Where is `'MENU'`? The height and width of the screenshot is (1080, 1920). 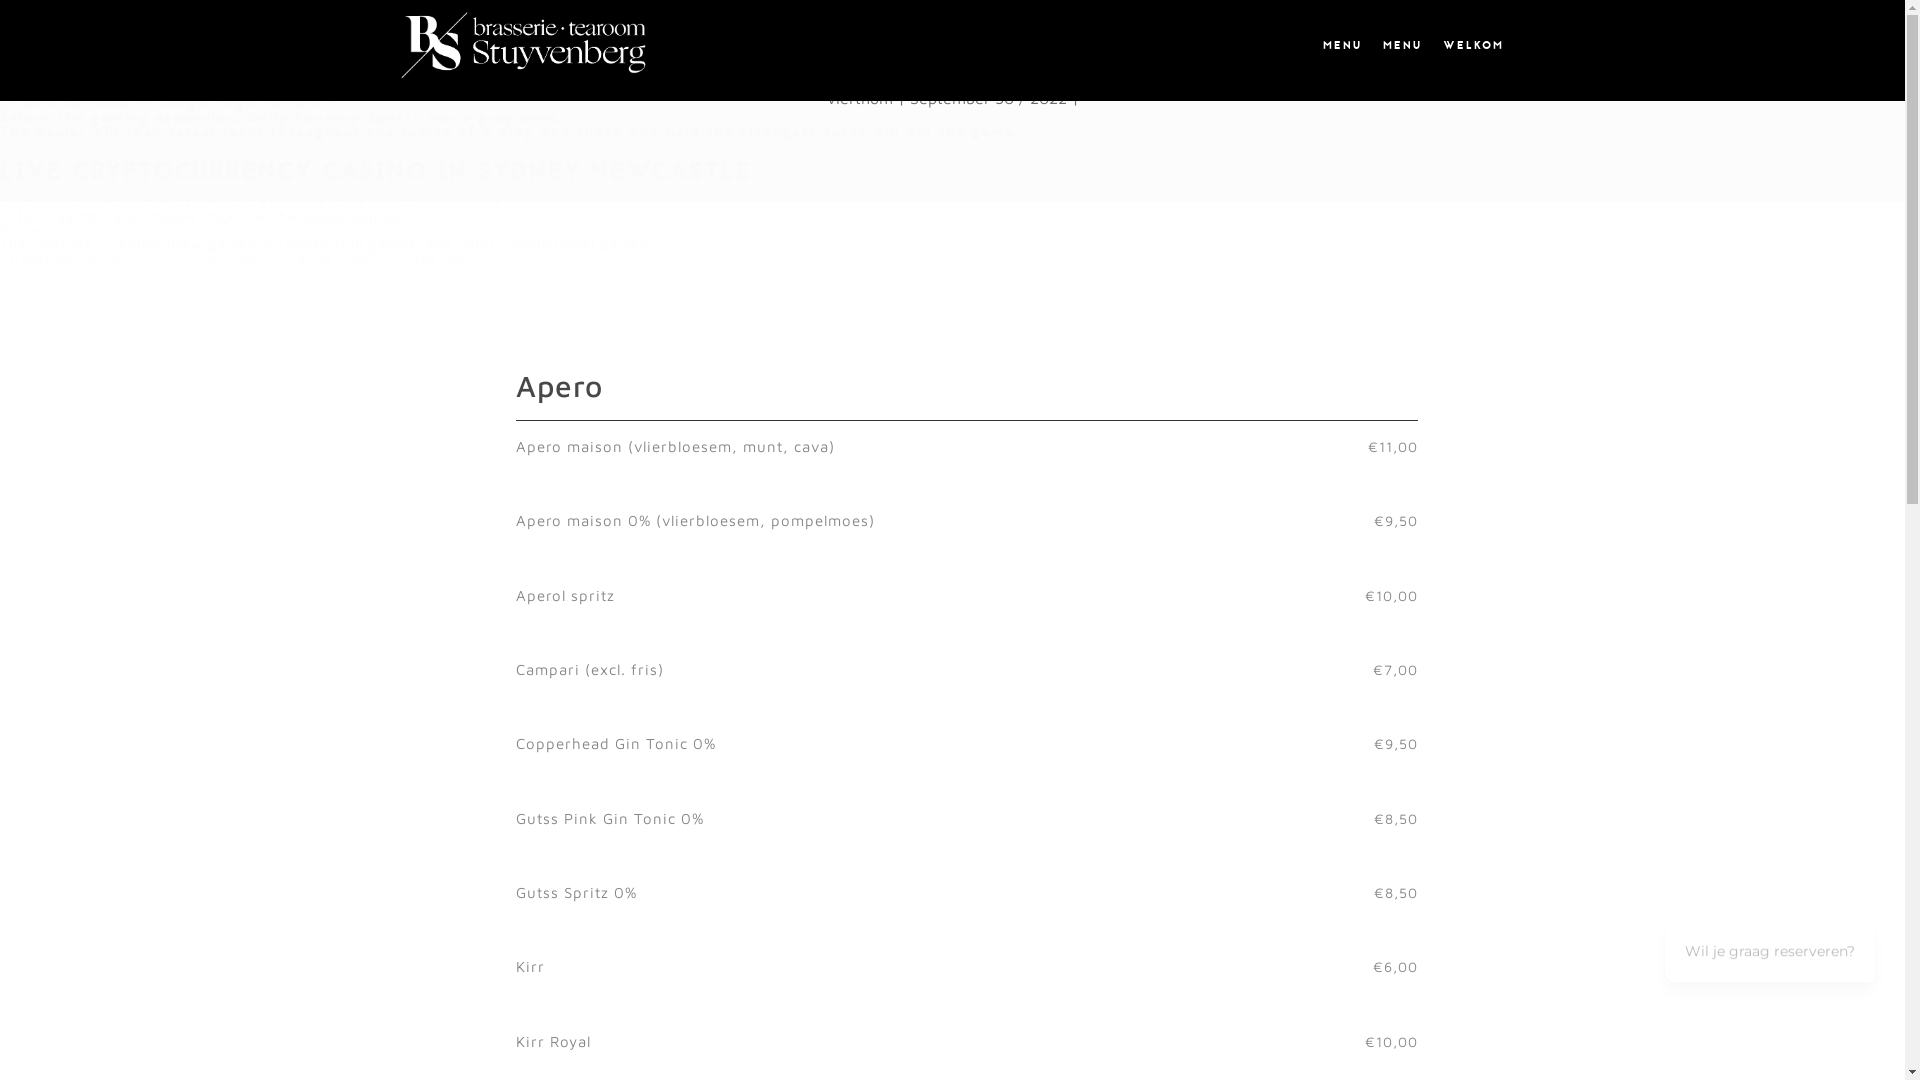
'MENU' is located at coordinates (1400, 45).